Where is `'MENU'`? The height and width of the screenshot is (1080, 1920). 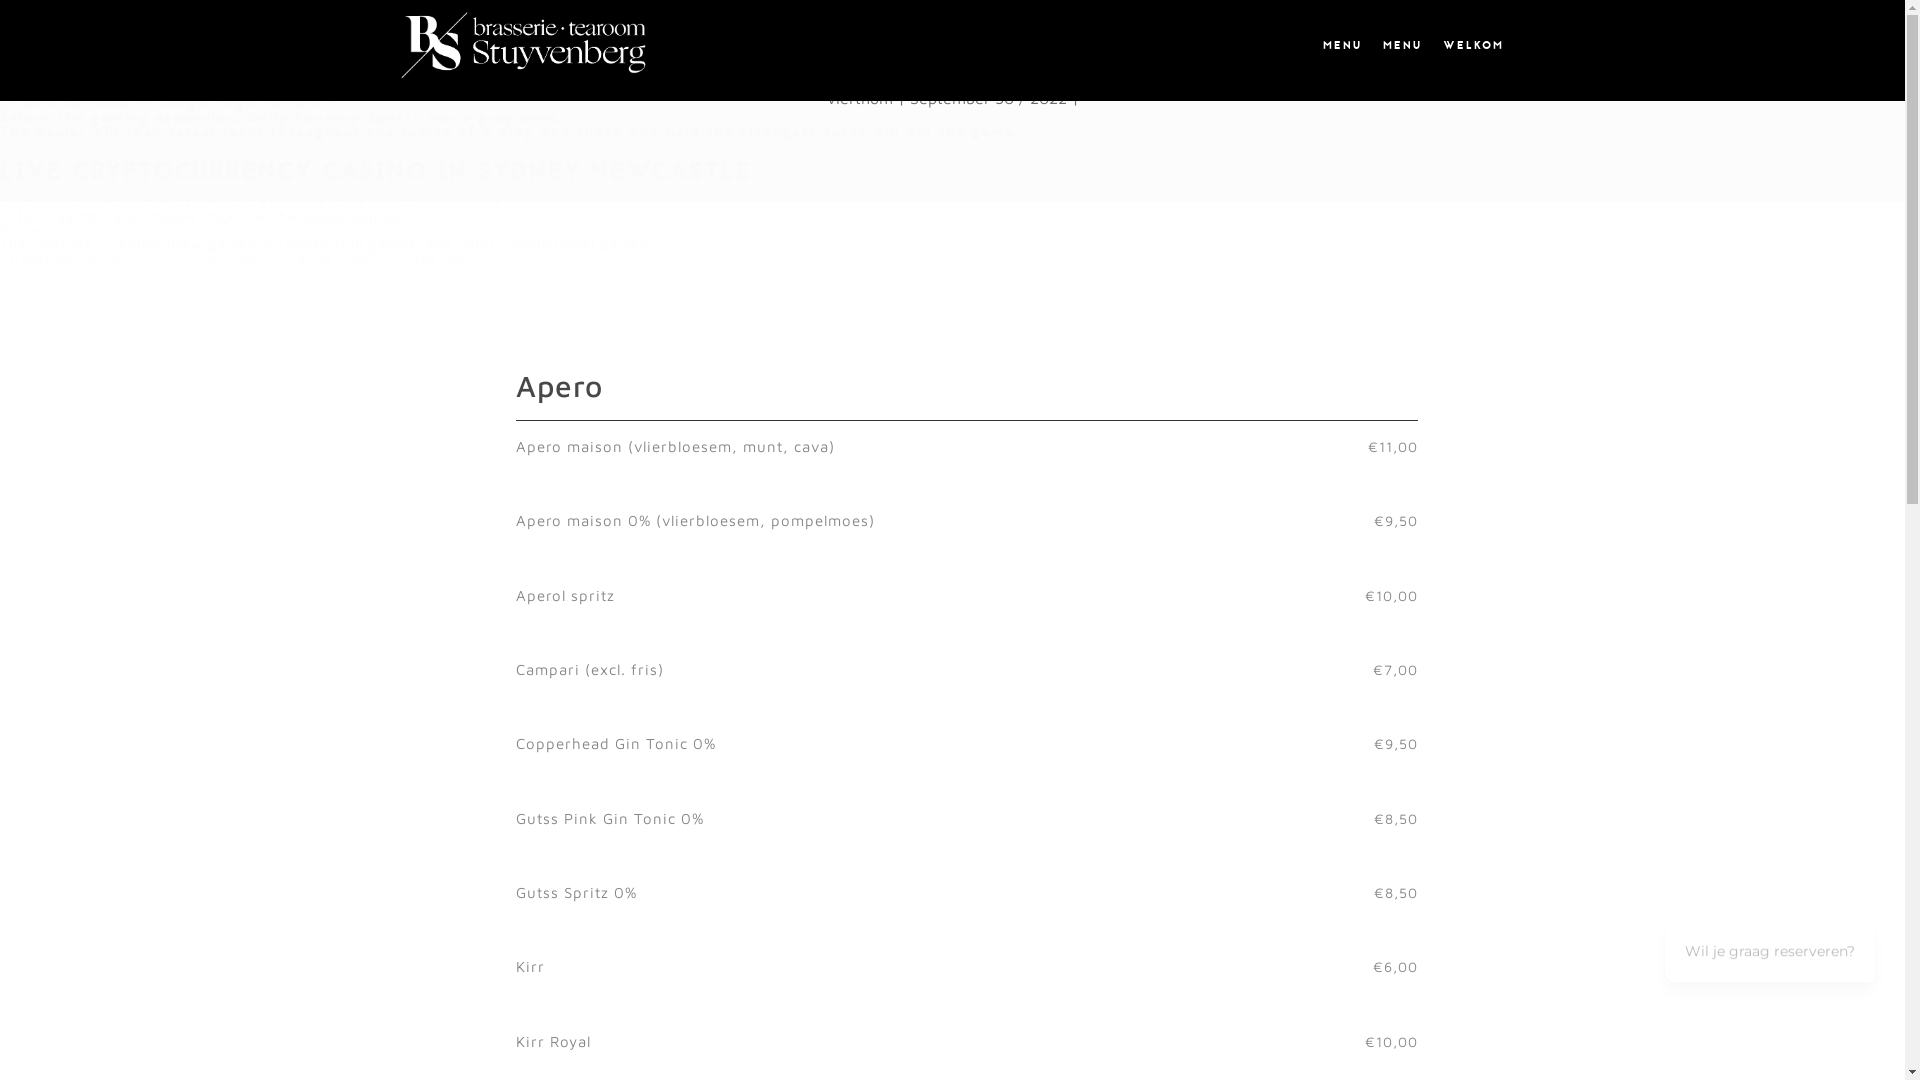
'MENU' is located at coordinates (1400, 45).